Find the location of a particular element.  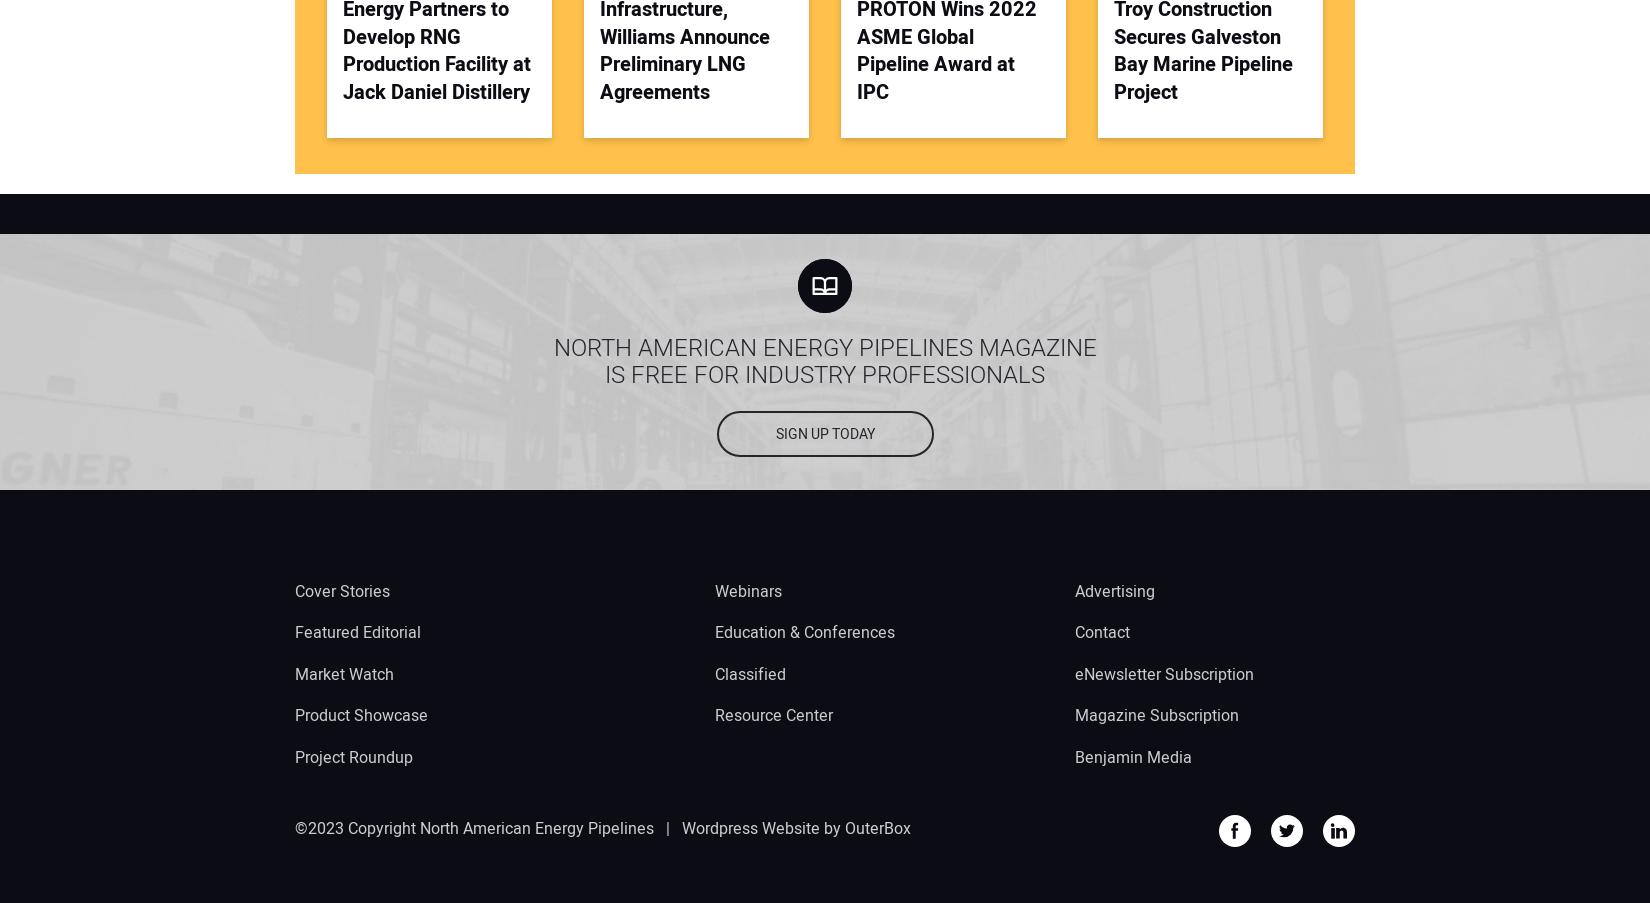

'Resource Center' is located at coordinates (773, 715).